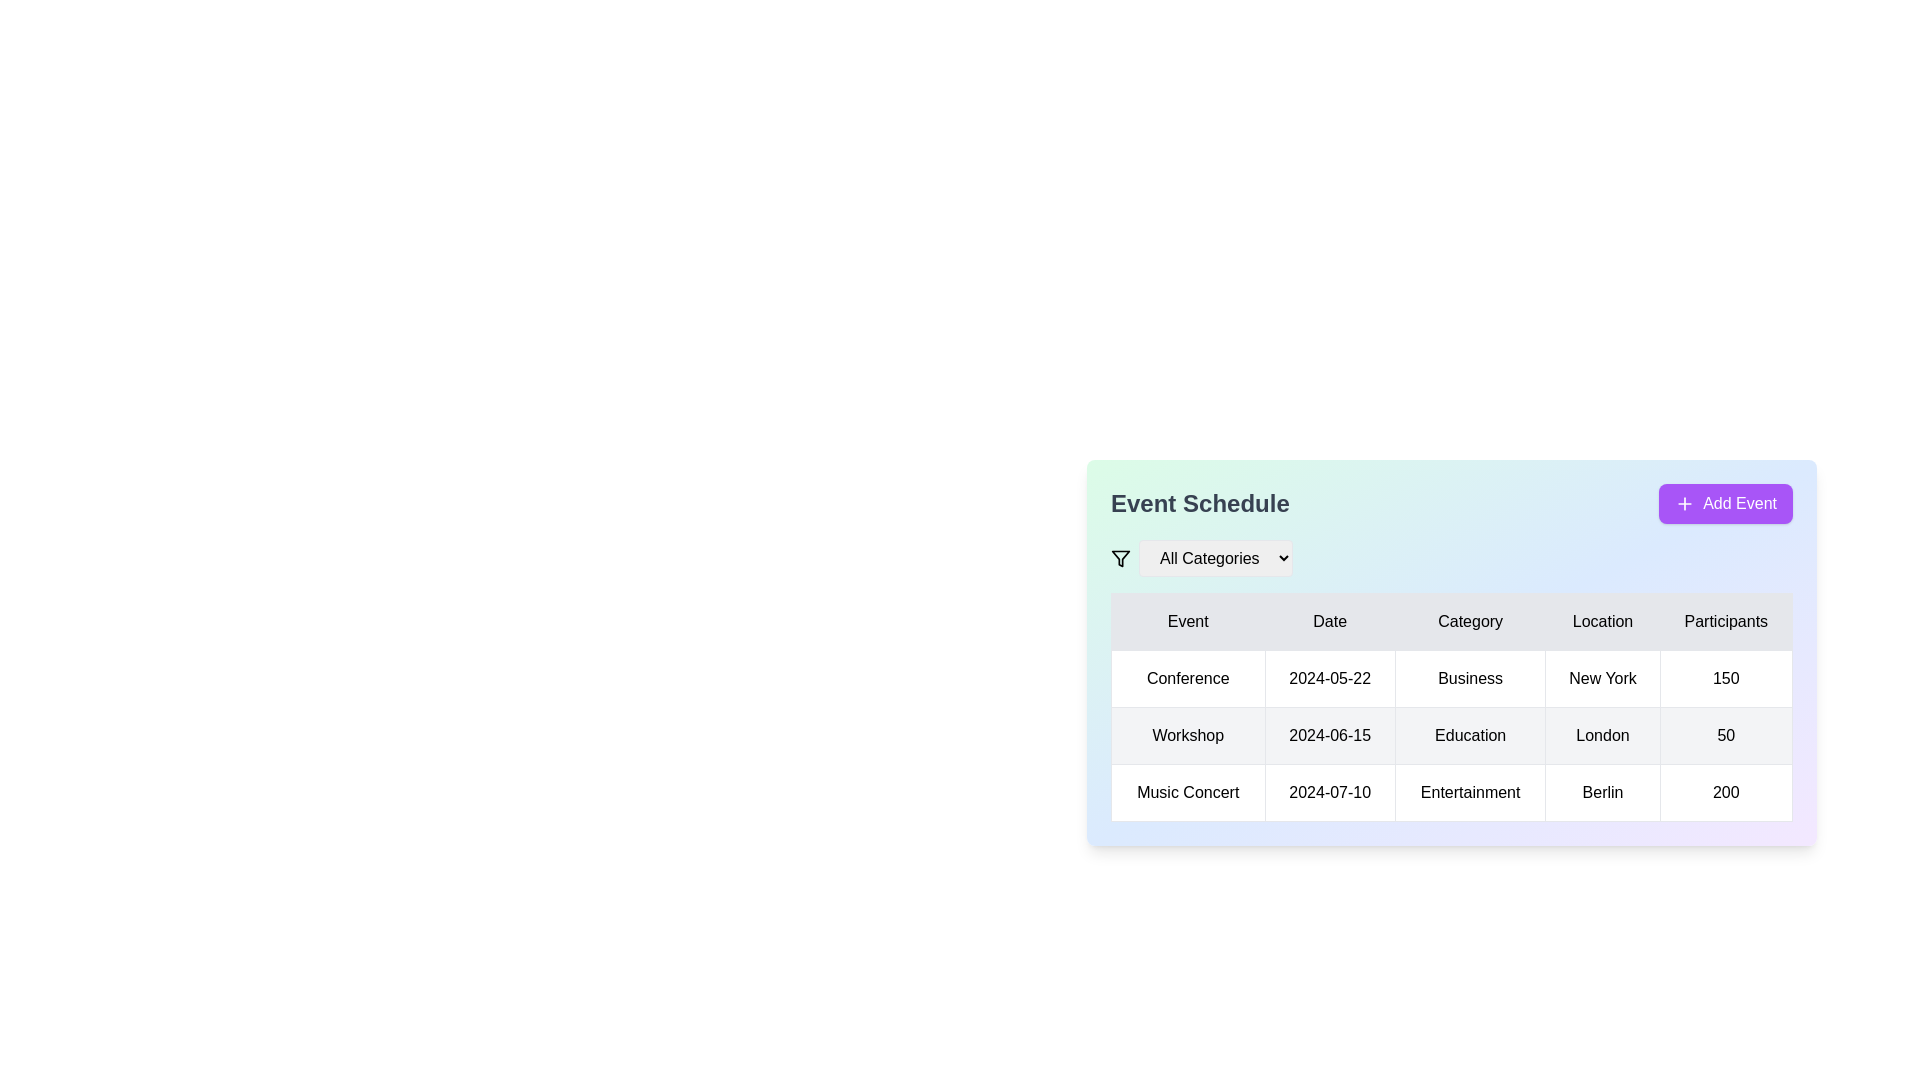  What do you see at coordinates (1330, 620) in the screenshot?
I see `the 'Date' text label, which is the second column header in a table layout, styled with a light gray background and bold text` at bounding box center [1330, 620].